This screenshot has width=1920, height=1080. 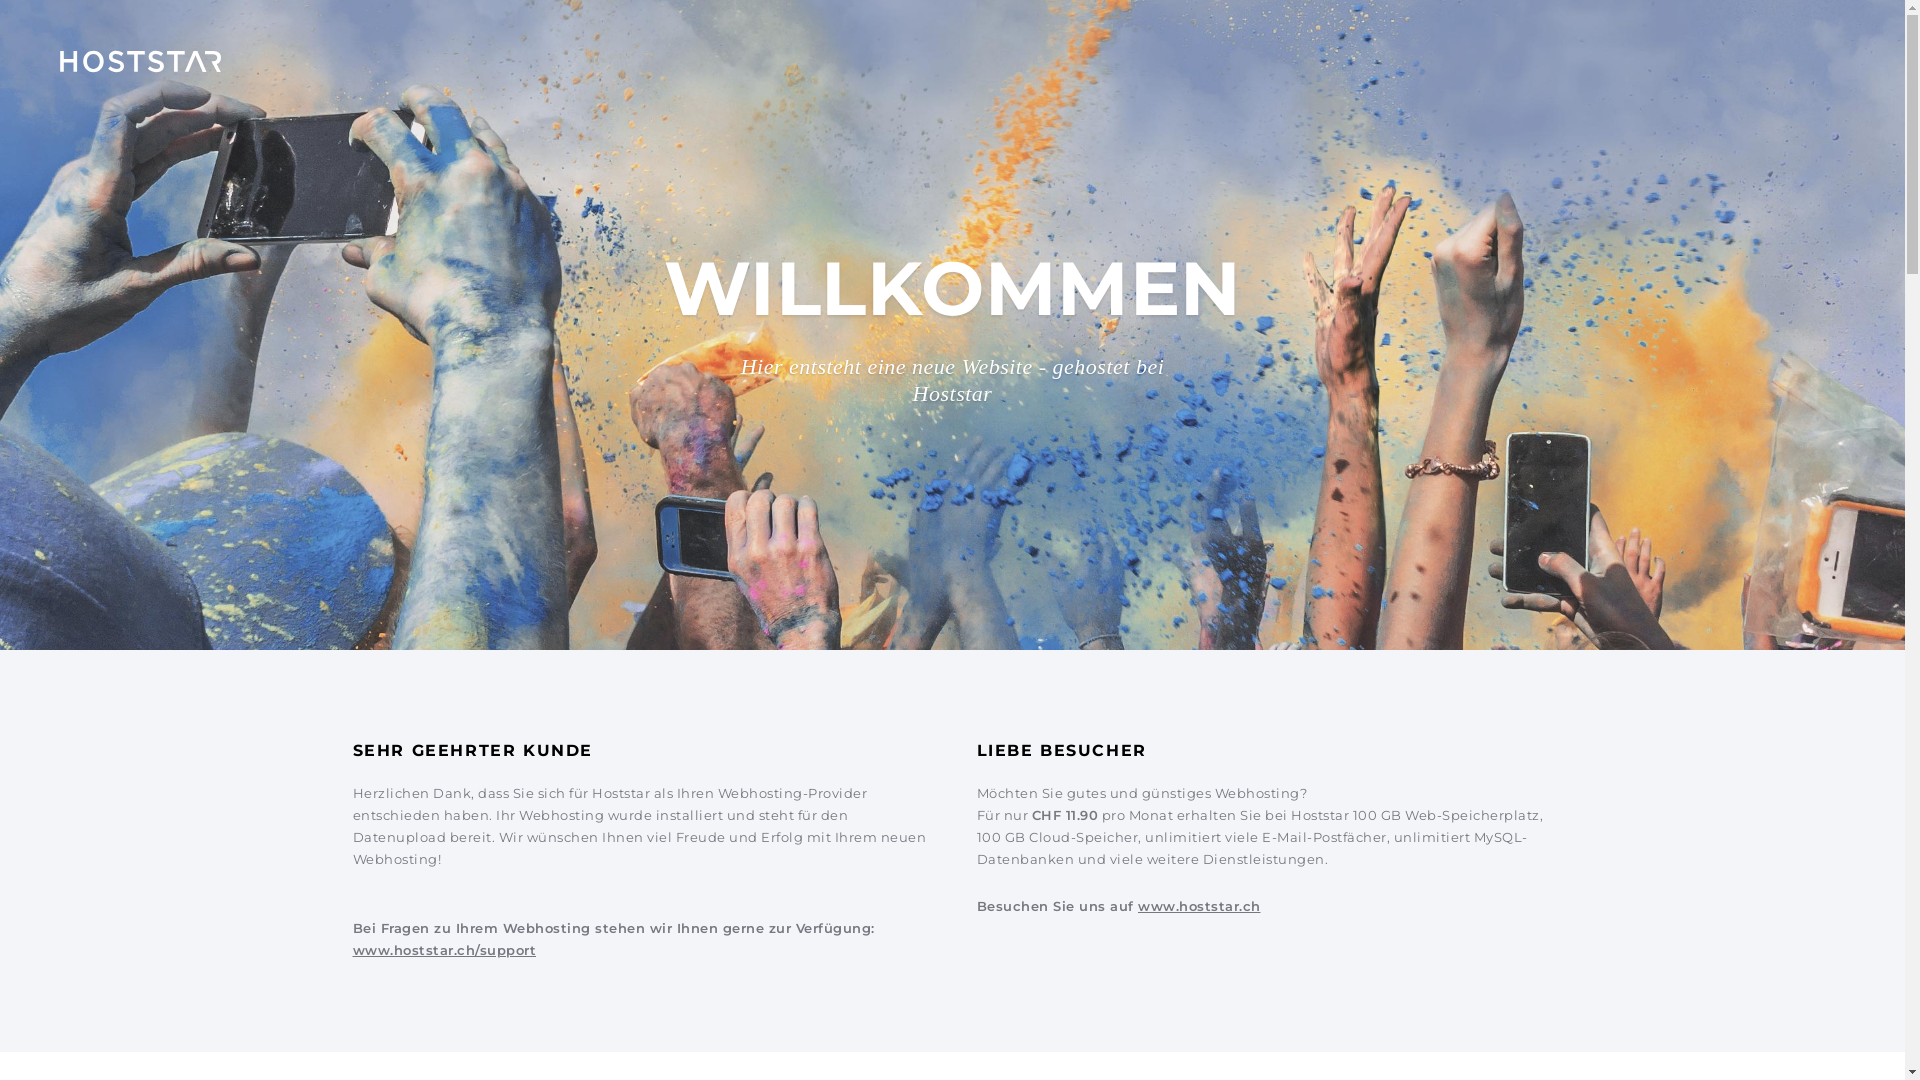 What do you see at coordinates (1199, 906) in the screenshot?
I see `'www.hoststar.ch'` at bounding box center [1199, 906].